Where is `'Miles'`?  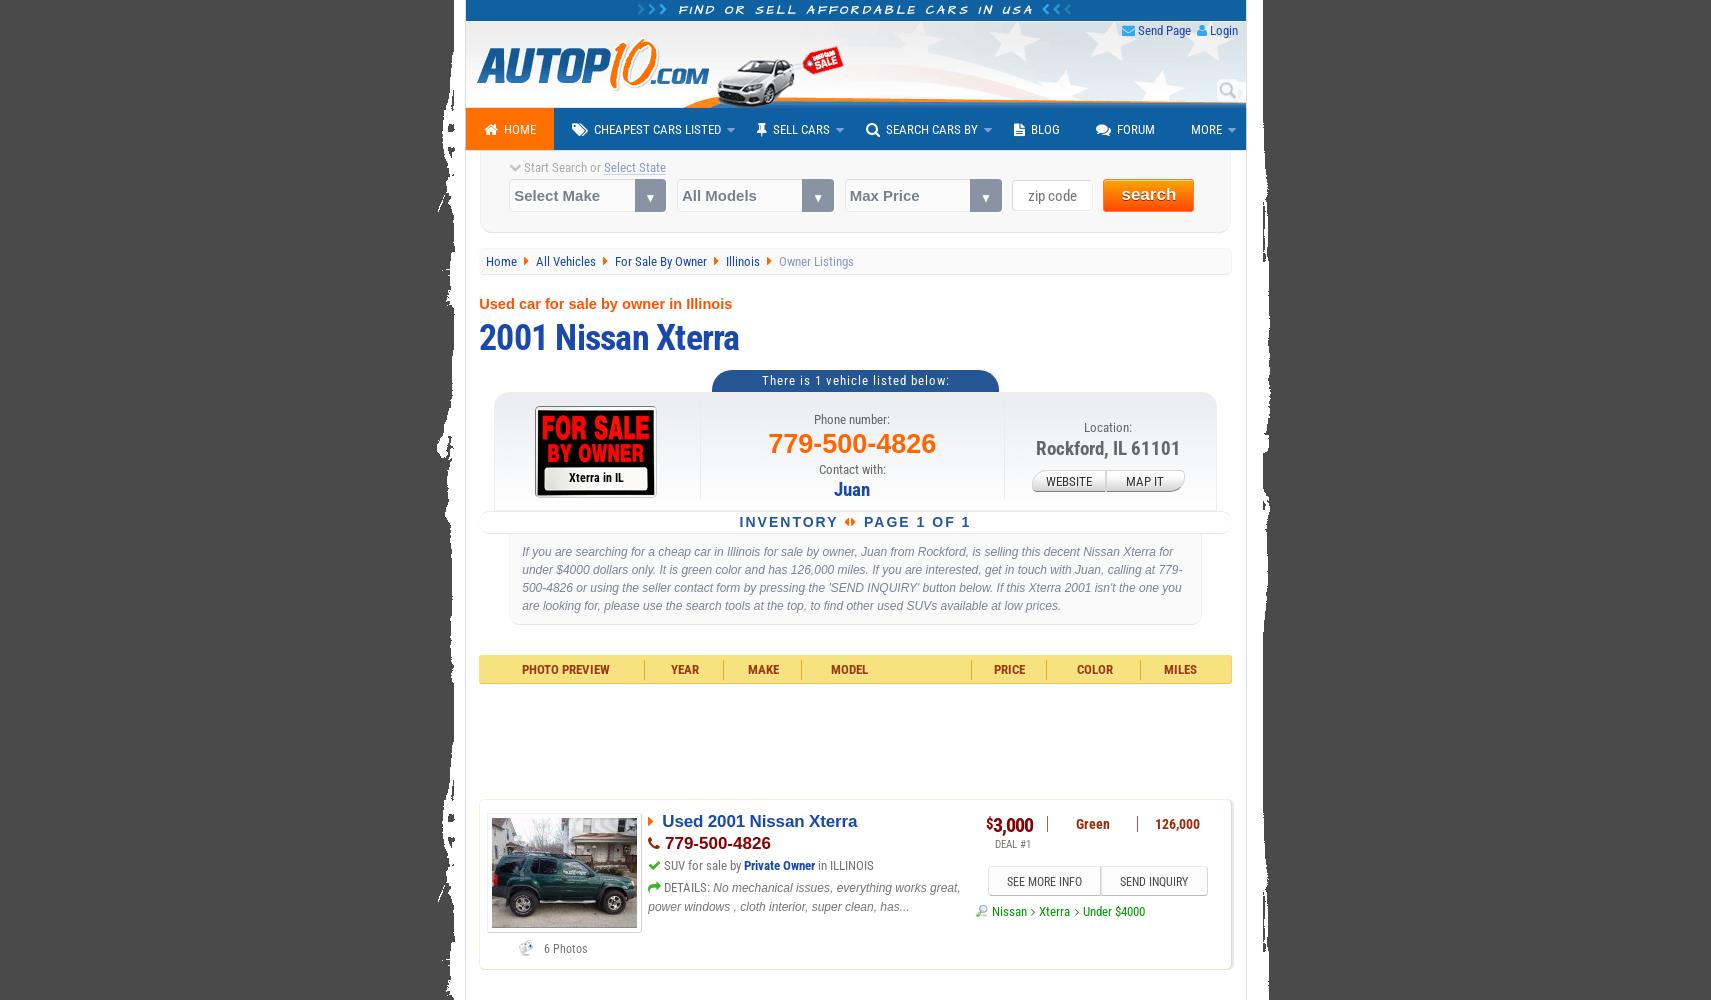
'Miles' is located at coordinates (1179, 669).